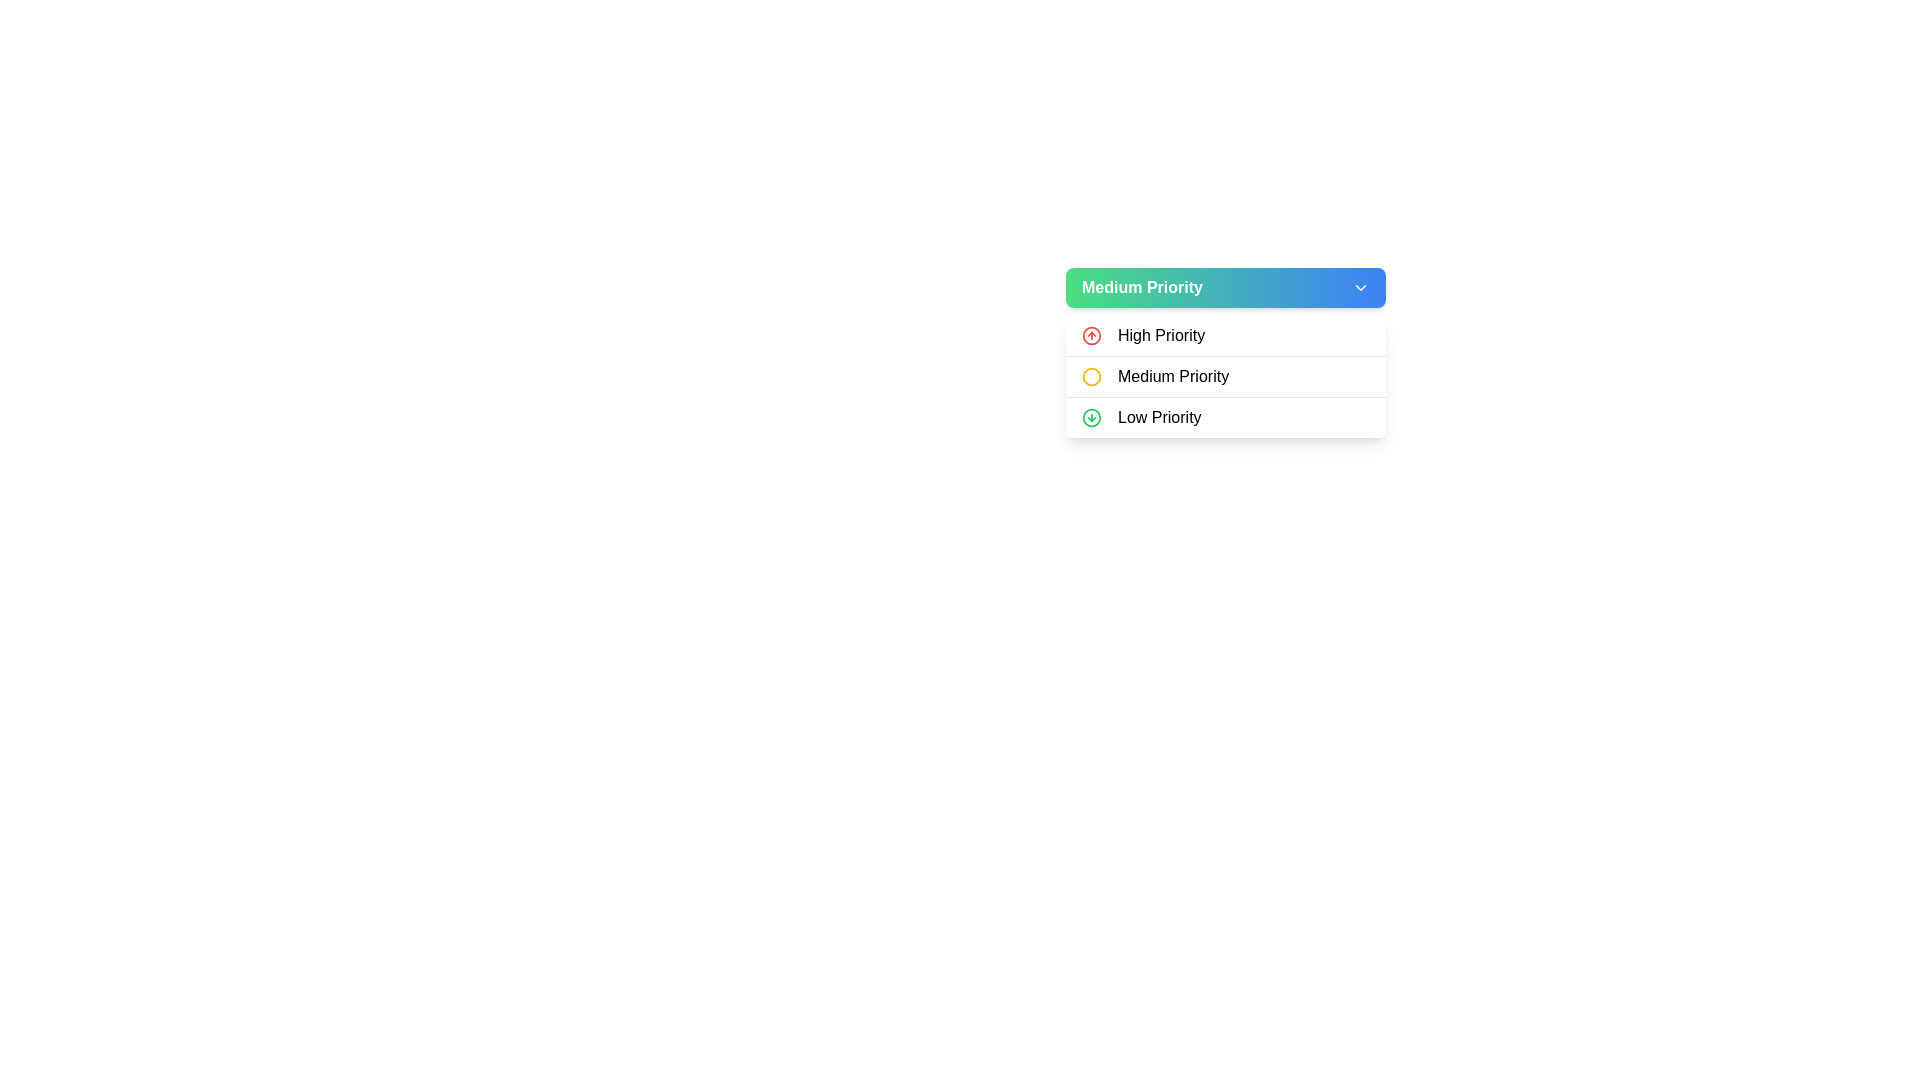 This screenshot has width=1920, height=1080. I want to click on the 'Medium Priority' dropdown toggle button, which is a button-like component at the top of the dropdown menu, so click(1224, 288).